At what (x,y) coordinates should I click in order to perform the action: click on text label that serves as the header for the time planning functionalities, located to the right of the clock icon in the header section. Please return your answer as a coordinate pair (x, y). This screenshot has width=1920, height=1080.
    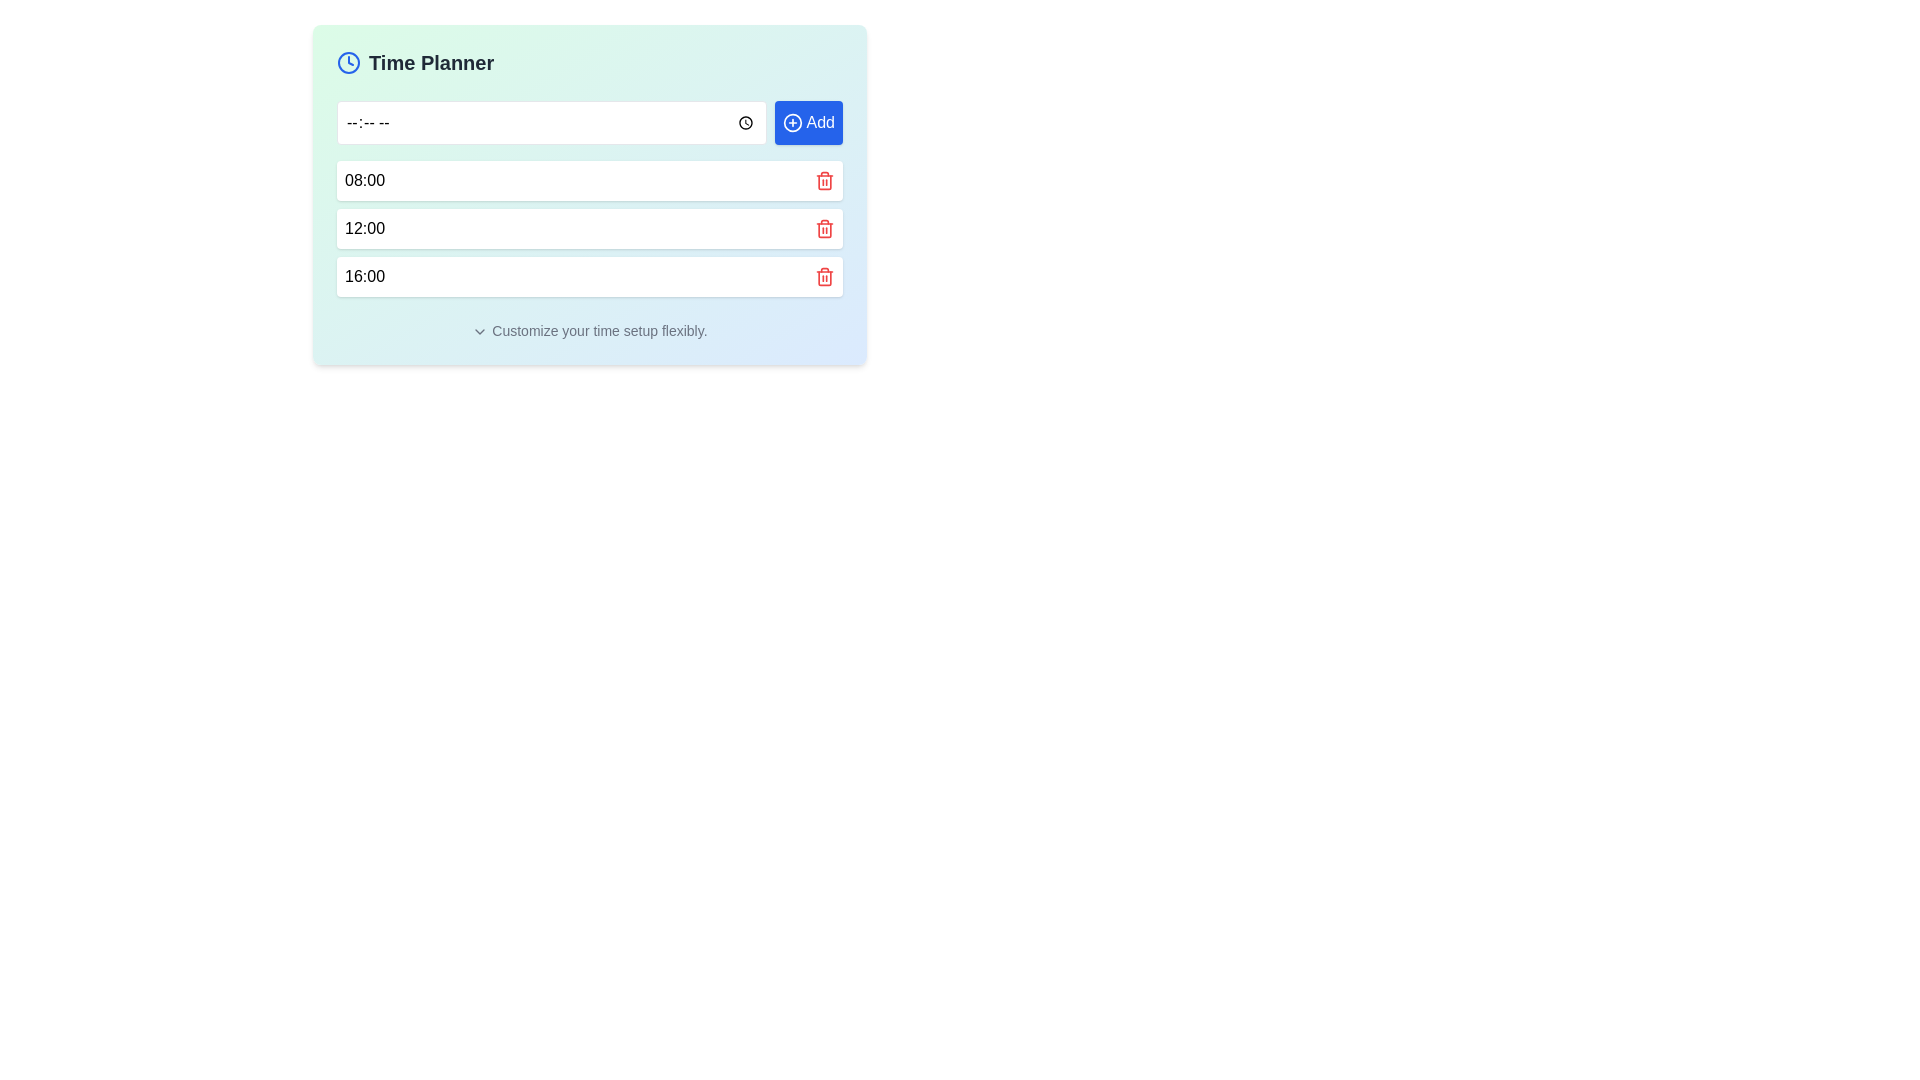
    Looking at the image, I should click on (430, 61).